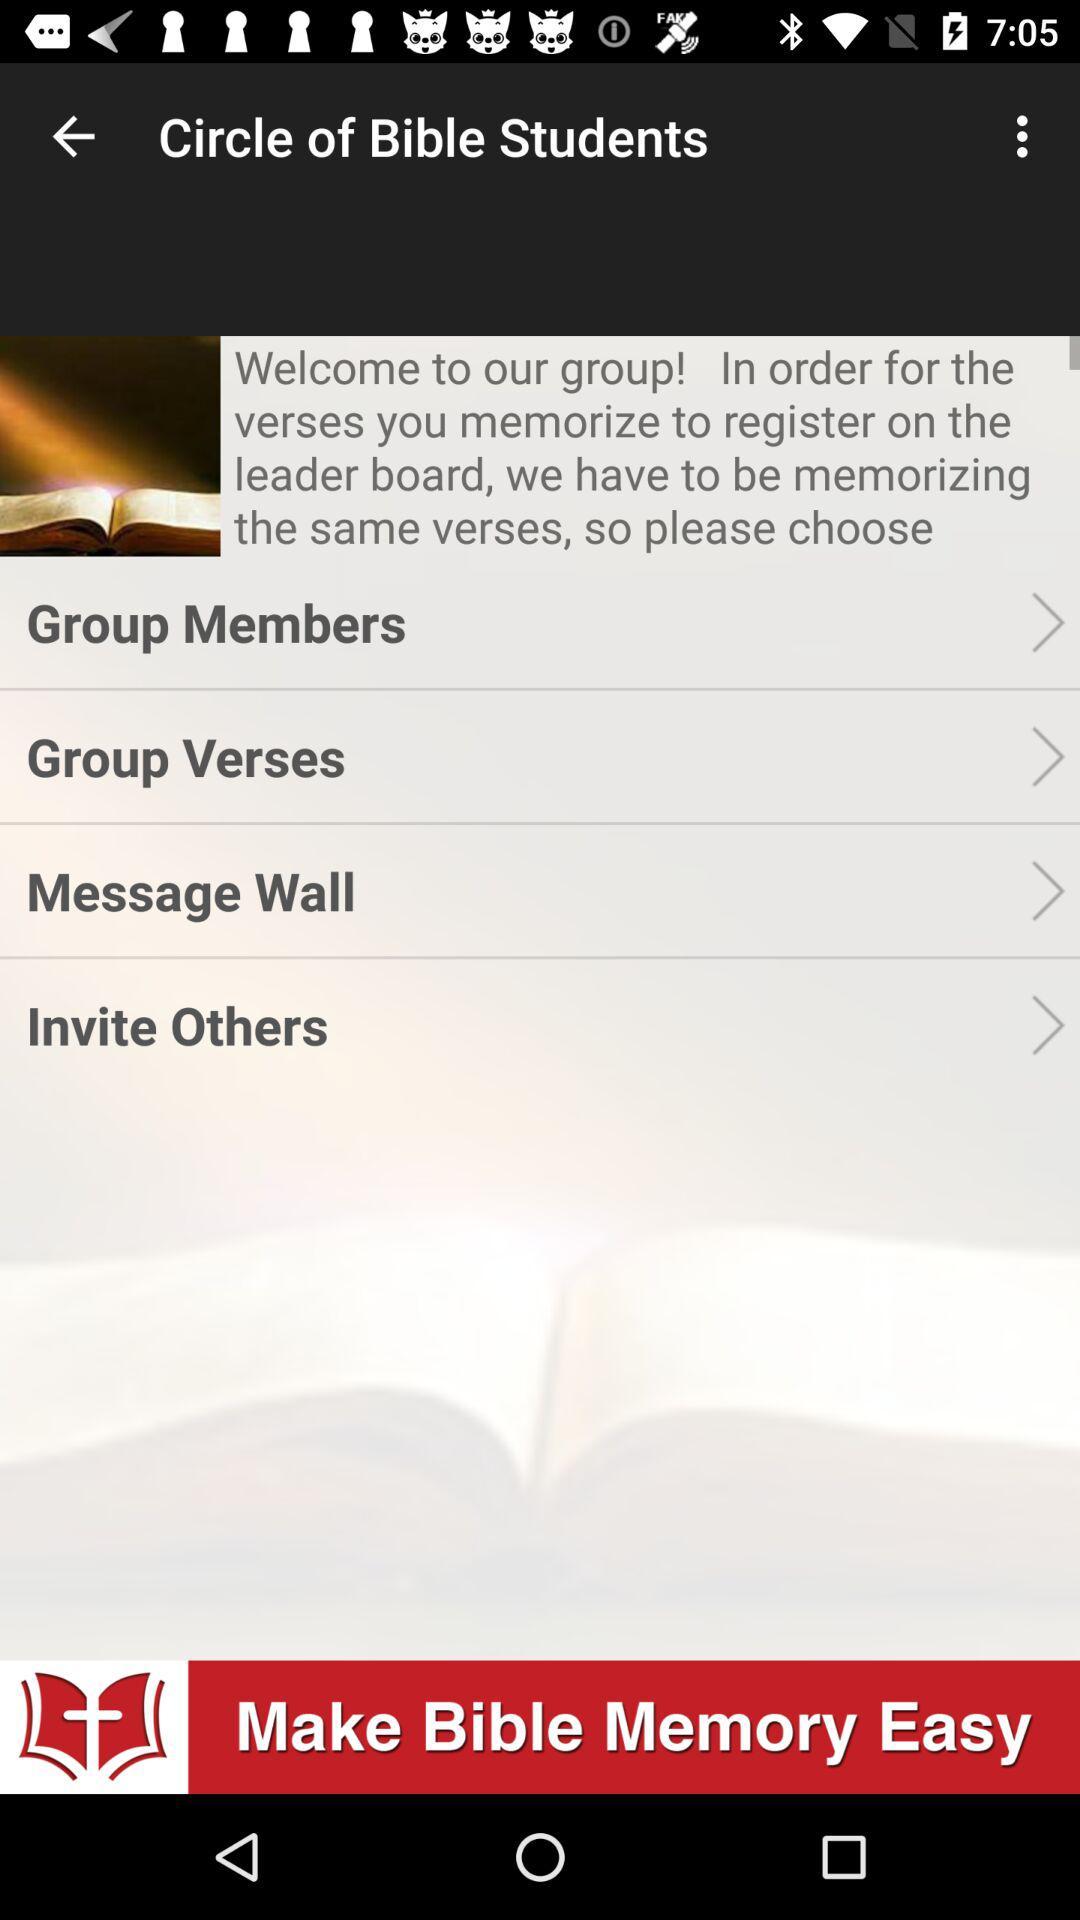  What do you see at coordinates (527, 889) in the screenshot?
I see `app below the group verses app` at bounding box center [527, 889].